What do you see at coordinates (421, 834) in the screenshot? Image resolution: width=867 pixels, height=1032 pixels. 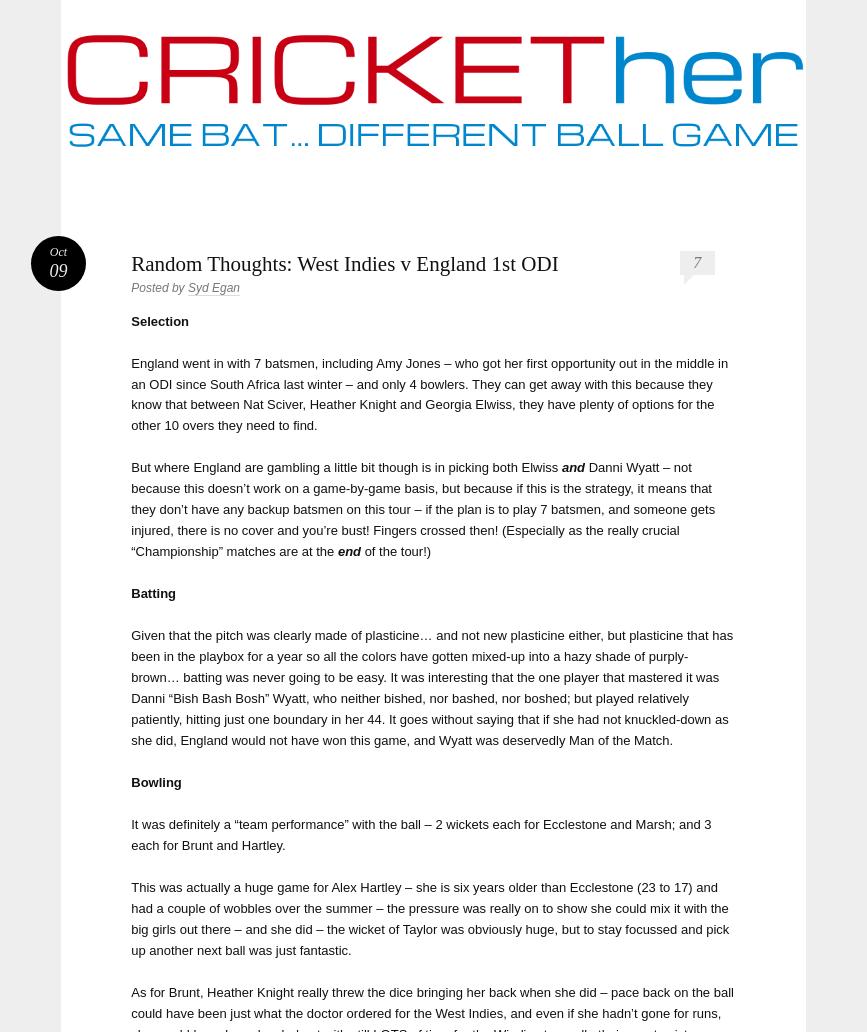 I see `'It was definitely a “team performance” with the ball – 2 wickets each for Ecclestone and Marsh; and 3 each for Brunt and Hartley.'` at bounding box center [421, 834].